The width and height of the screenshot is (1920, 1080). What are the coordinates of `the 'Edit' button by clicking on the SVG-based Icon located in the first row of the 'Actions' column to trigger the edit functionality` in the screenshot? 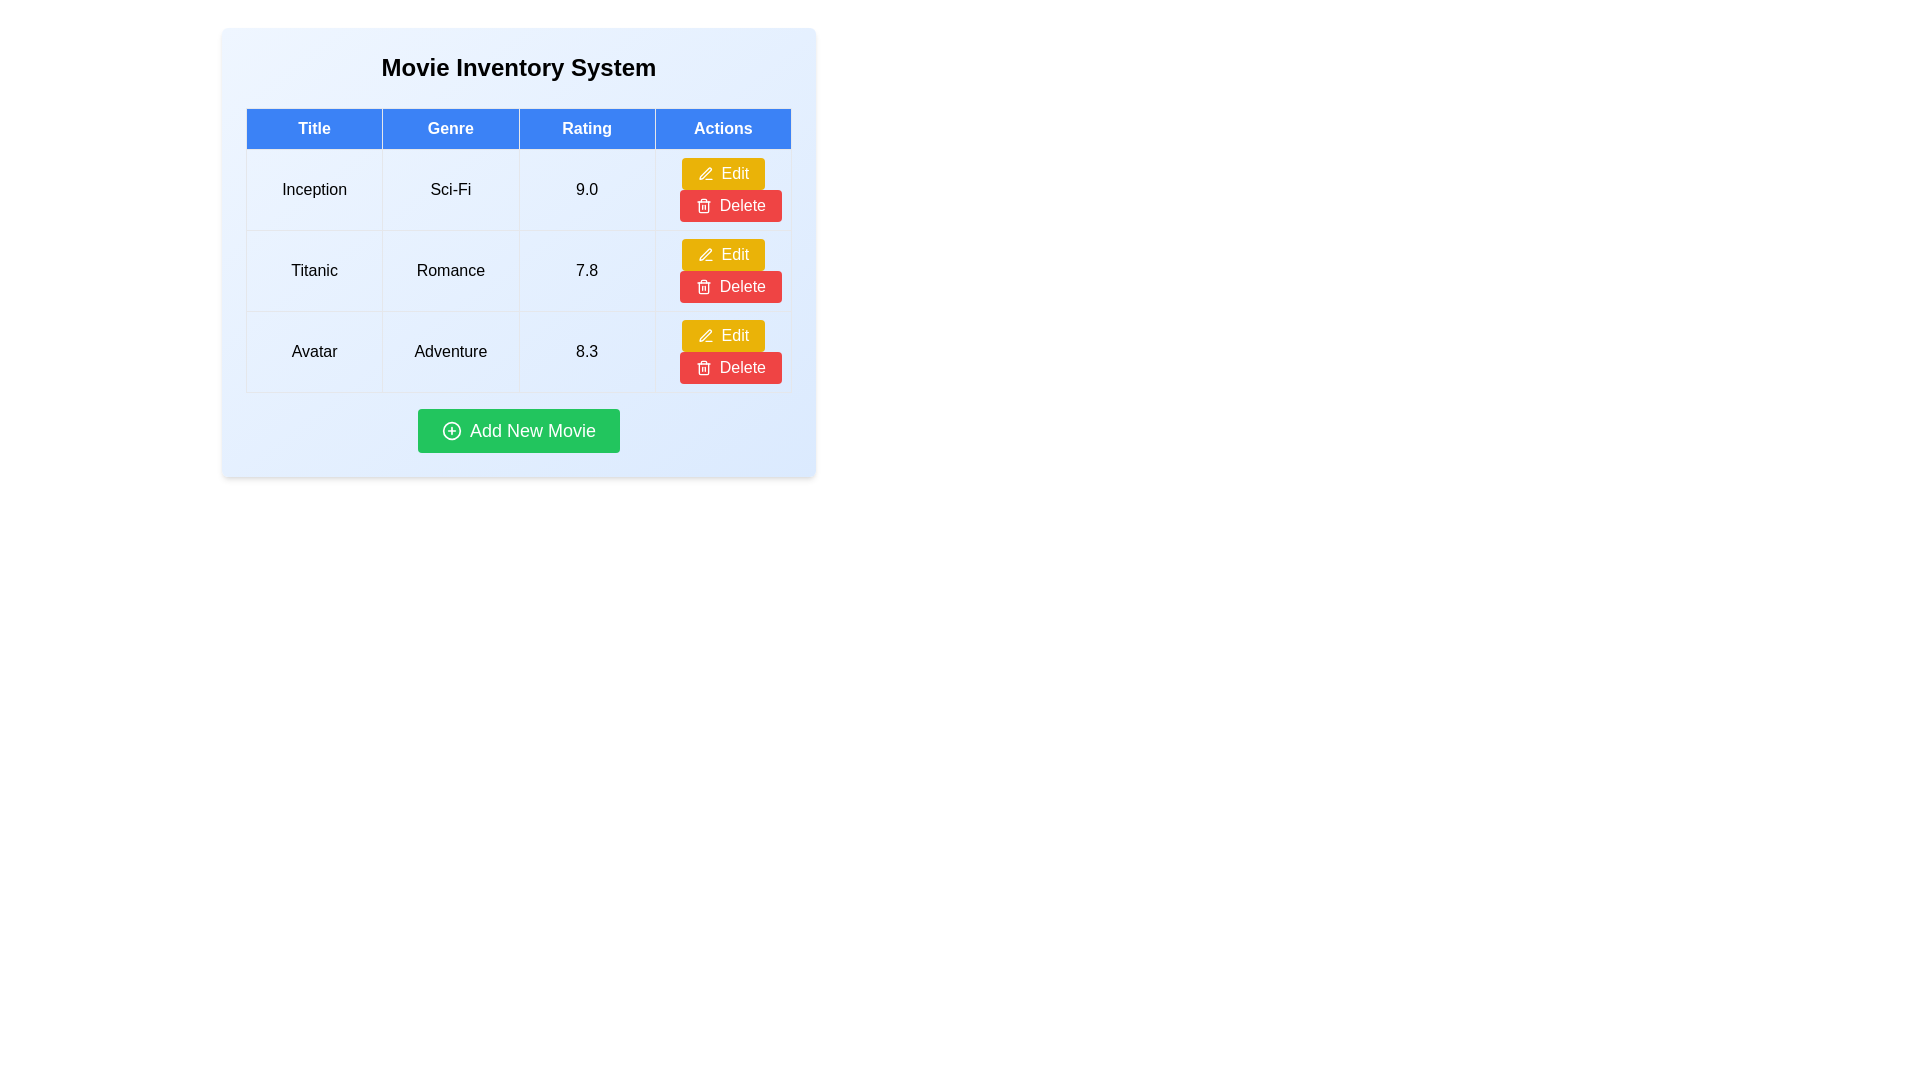 It's located at (705, 172).